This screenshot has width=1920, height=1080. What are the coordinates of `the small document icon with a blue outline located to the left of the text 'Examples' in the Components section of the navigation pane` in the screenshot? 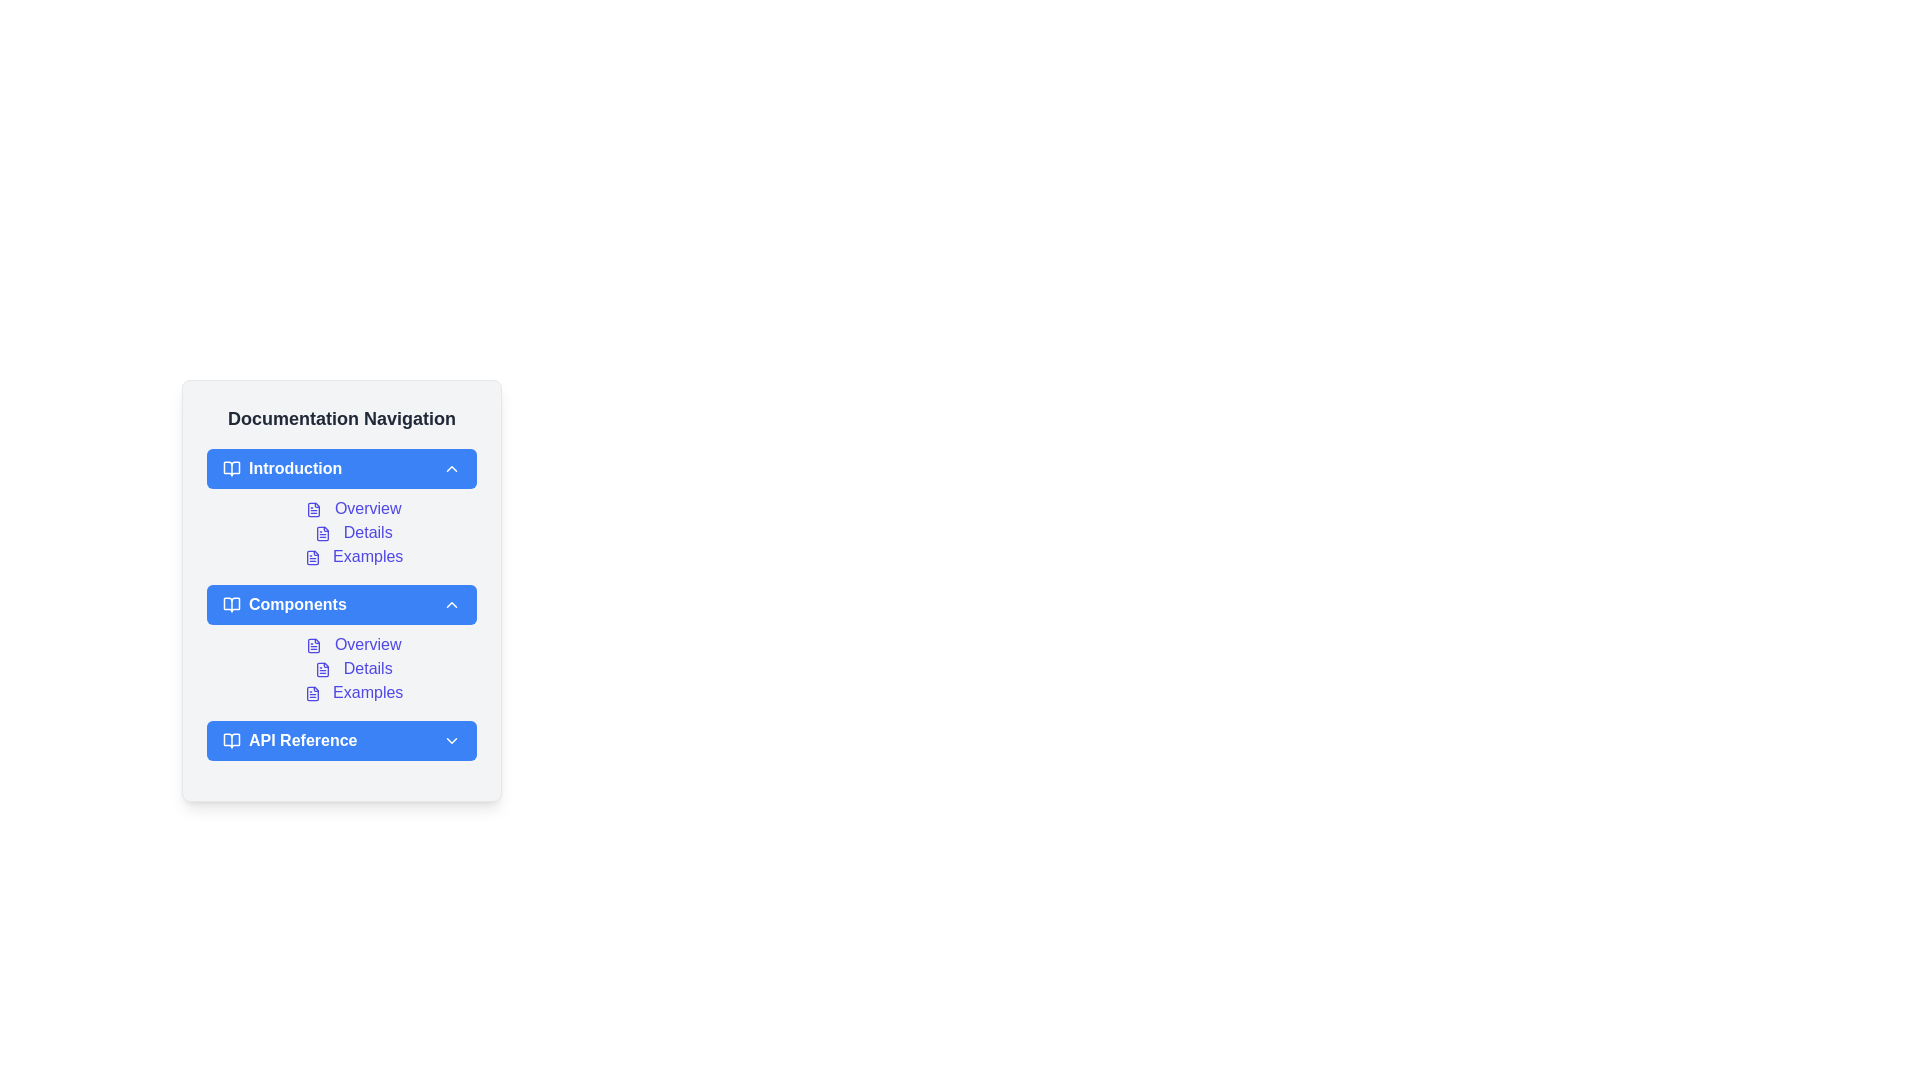 It's located at (311, 692).